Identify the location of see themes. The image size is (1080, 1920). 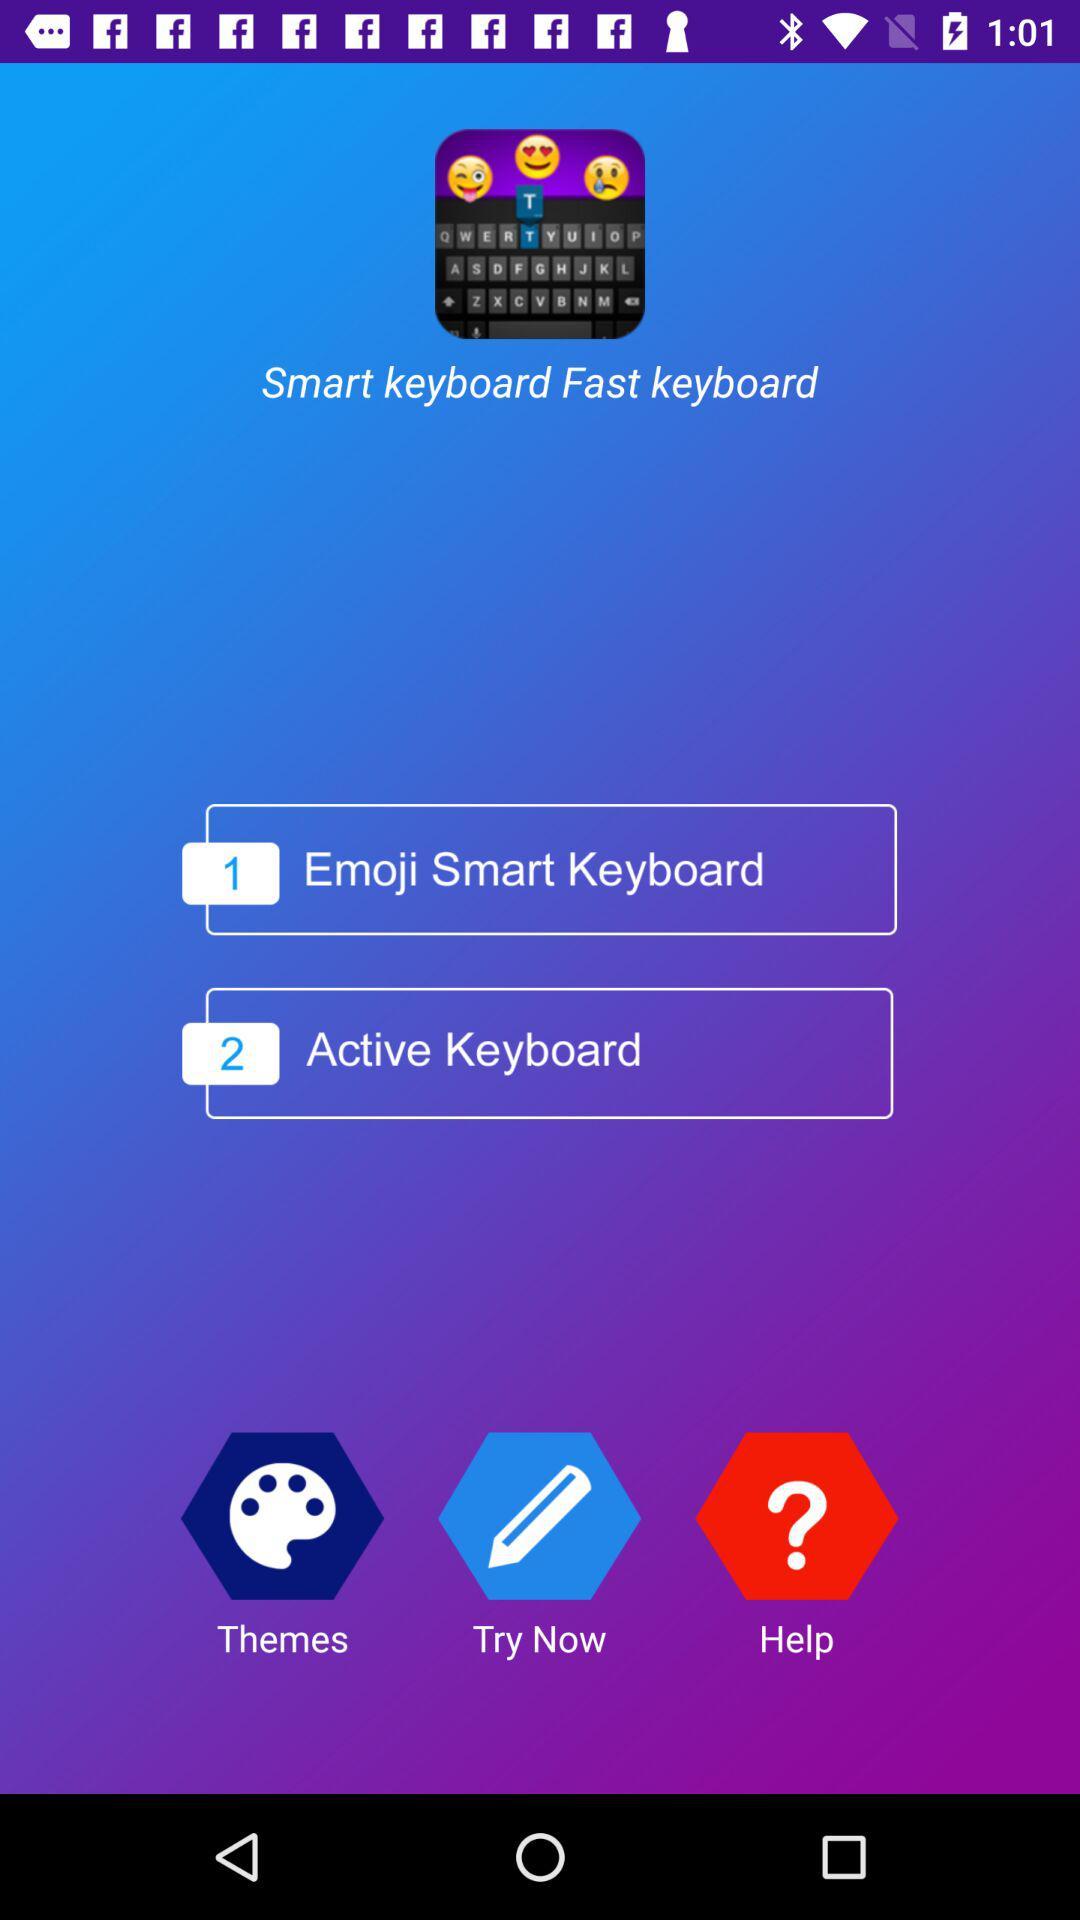
(282, 1516).